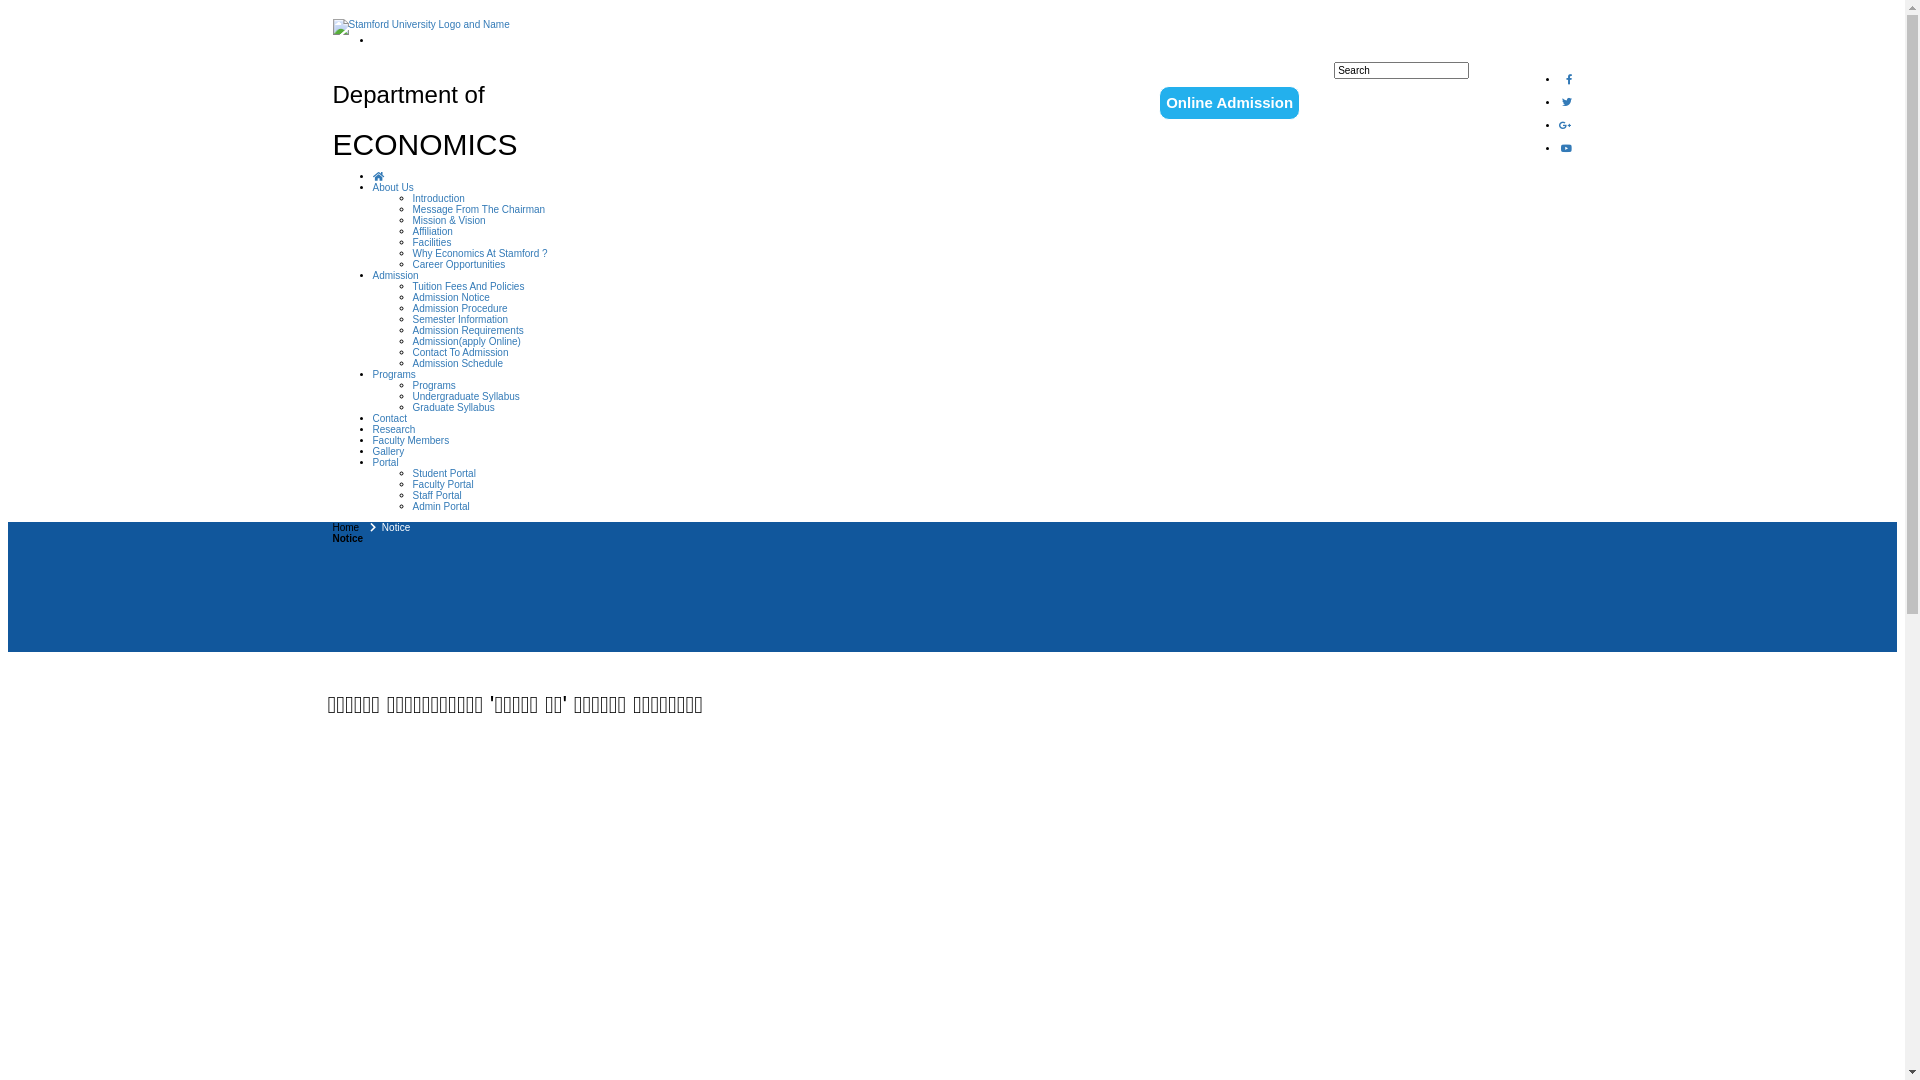  I want to click on 'Faculty Members', so click(409, 439).